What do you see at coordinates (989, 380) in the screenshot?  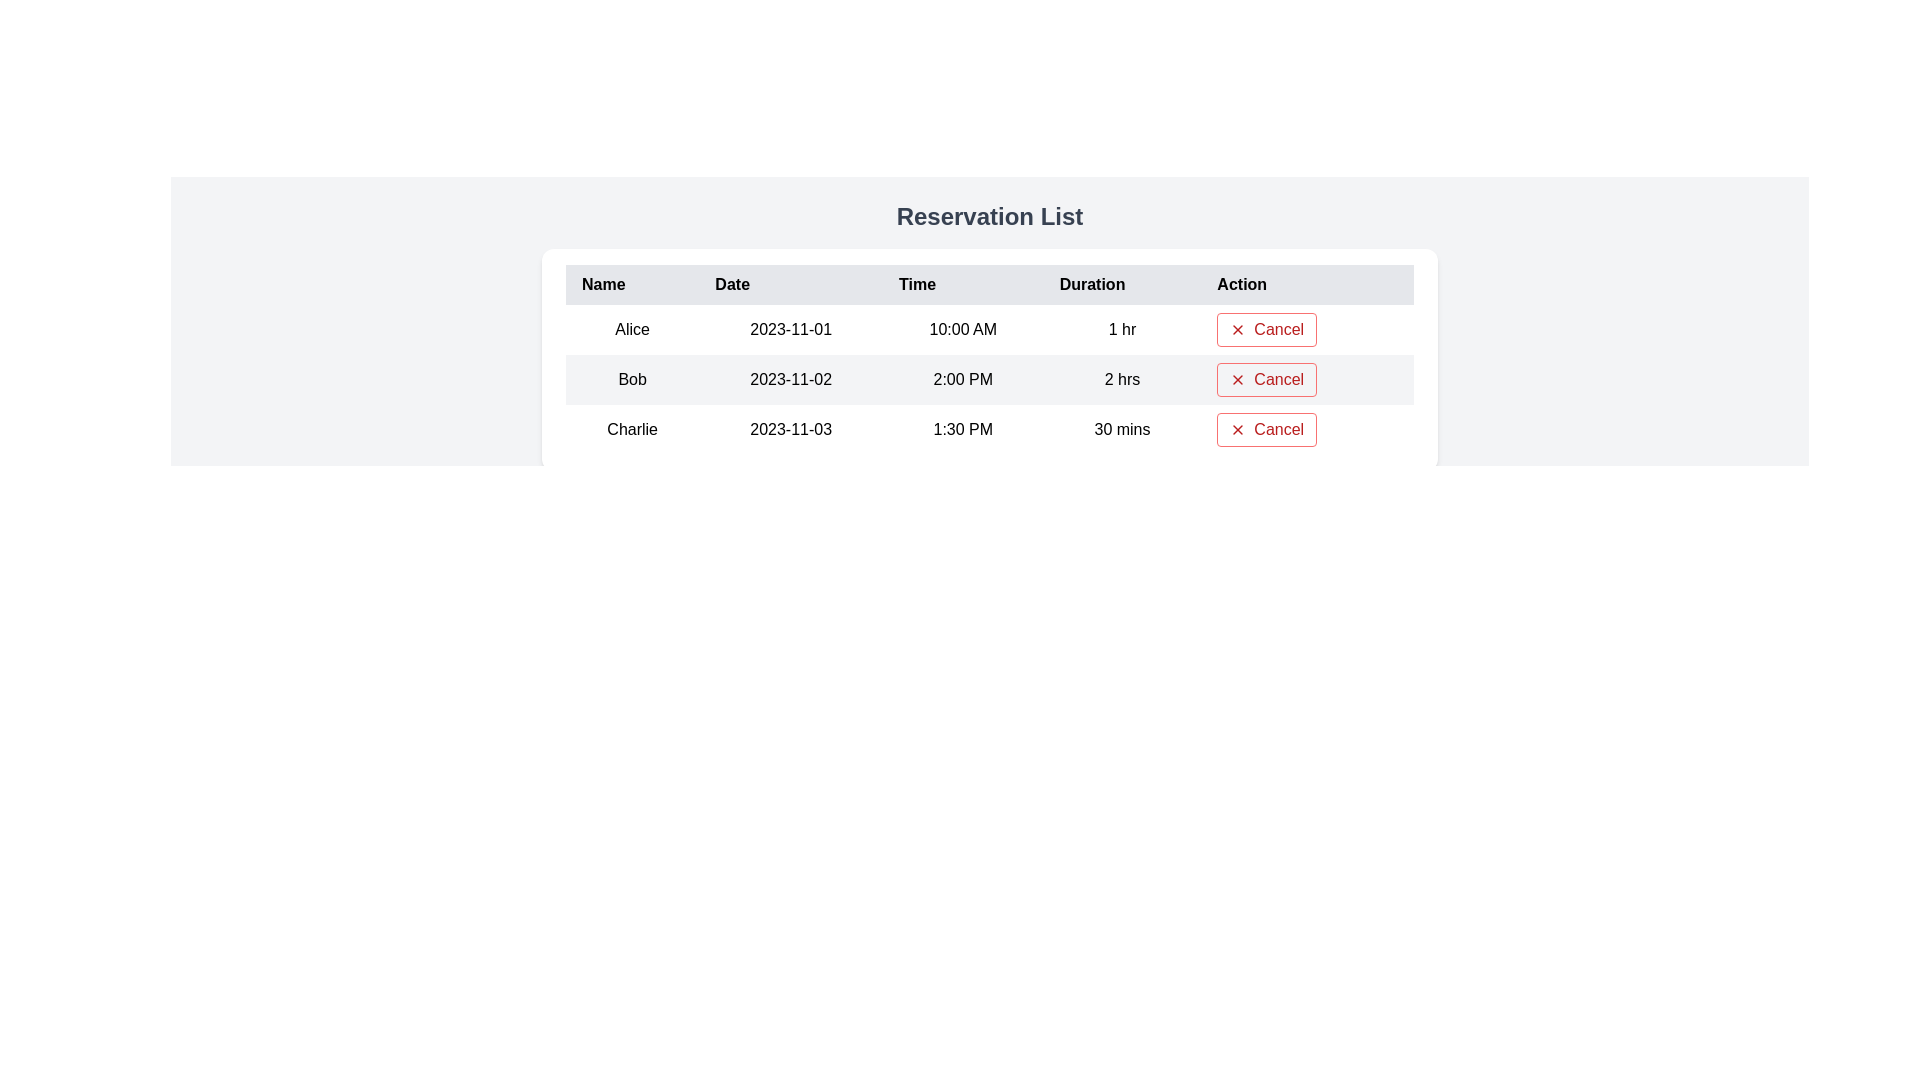 I see `the second row of the reservation table containing the entry 'Bob'` at bounding box center [989, 380].